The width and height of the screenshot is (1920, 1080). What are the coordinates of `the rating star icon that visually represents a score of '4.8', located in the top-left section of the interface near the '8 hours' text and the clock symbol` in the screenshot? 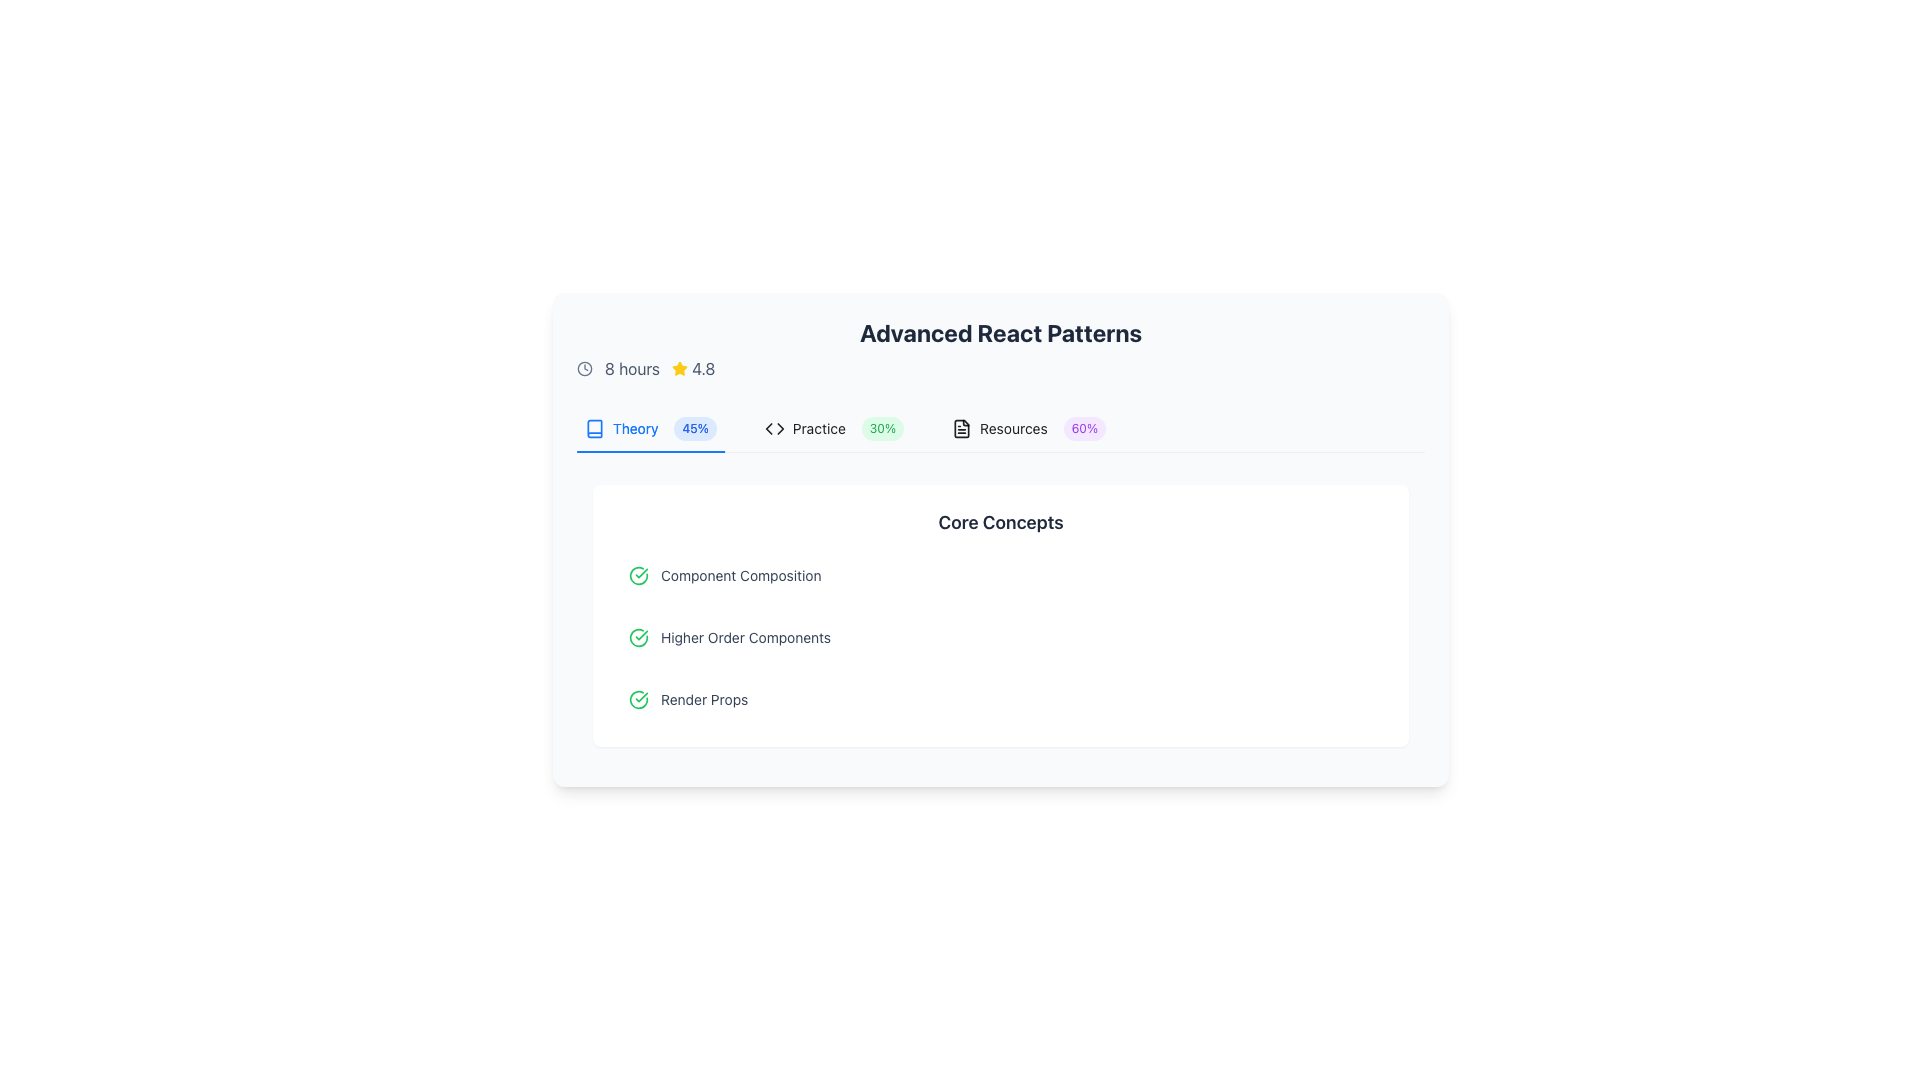 It's located at (680, 368).